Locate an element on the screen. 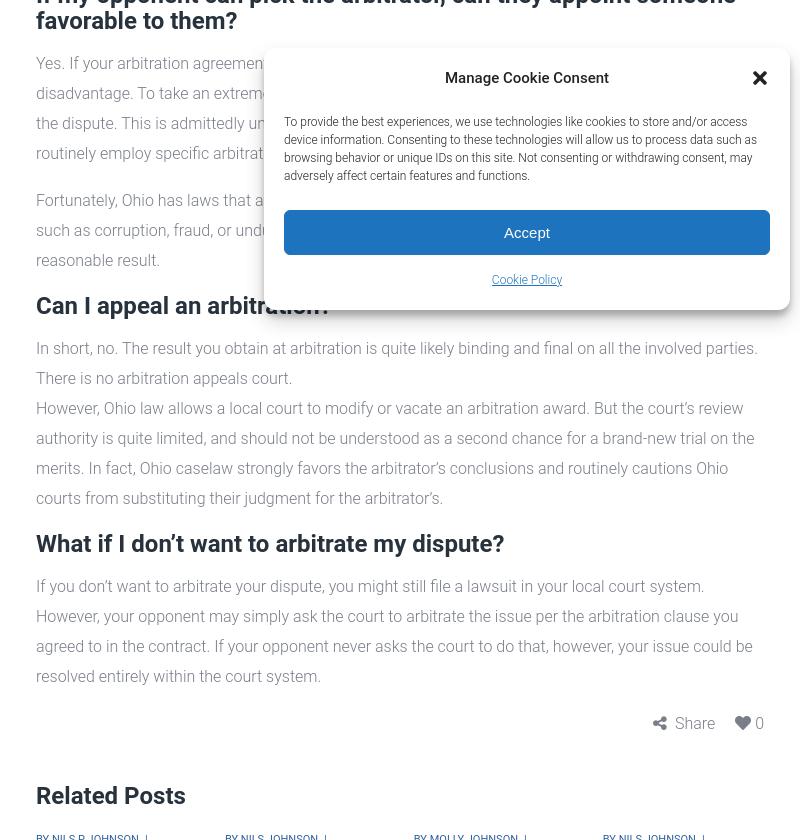  'If you don’t want to arbitrate your dispute, you might still file a lawsuit in your local court system. However, your opponent may simply ask the court to arbitrate the issue per the arbitration clause you agreed to in the contract. If your opponent never asks the court to do that, however, your issue could be resolved entirely within the court system.' is located at coordinates (393, 631).